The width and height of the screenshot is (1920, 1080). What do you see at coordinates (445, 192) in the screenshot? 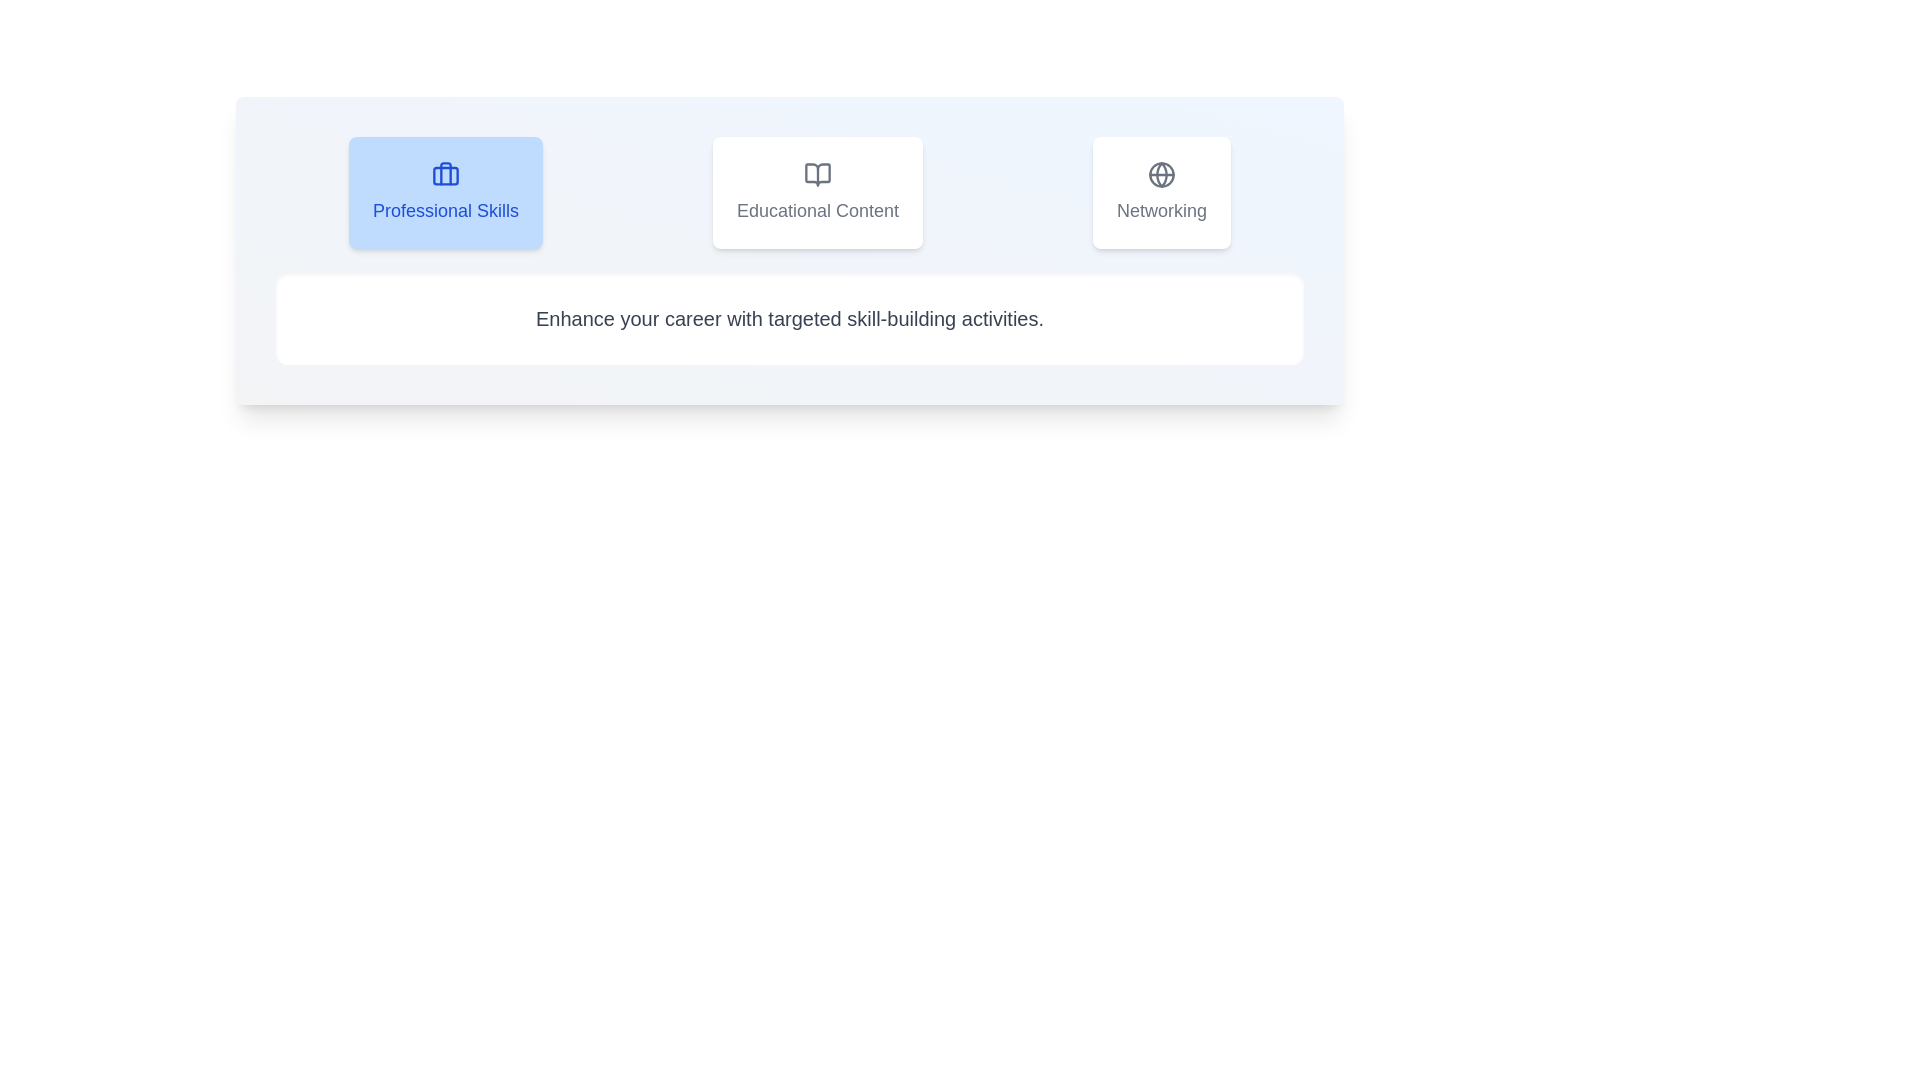
I see `the tab labeled Professional Skills` at bounding box center [445, 192].